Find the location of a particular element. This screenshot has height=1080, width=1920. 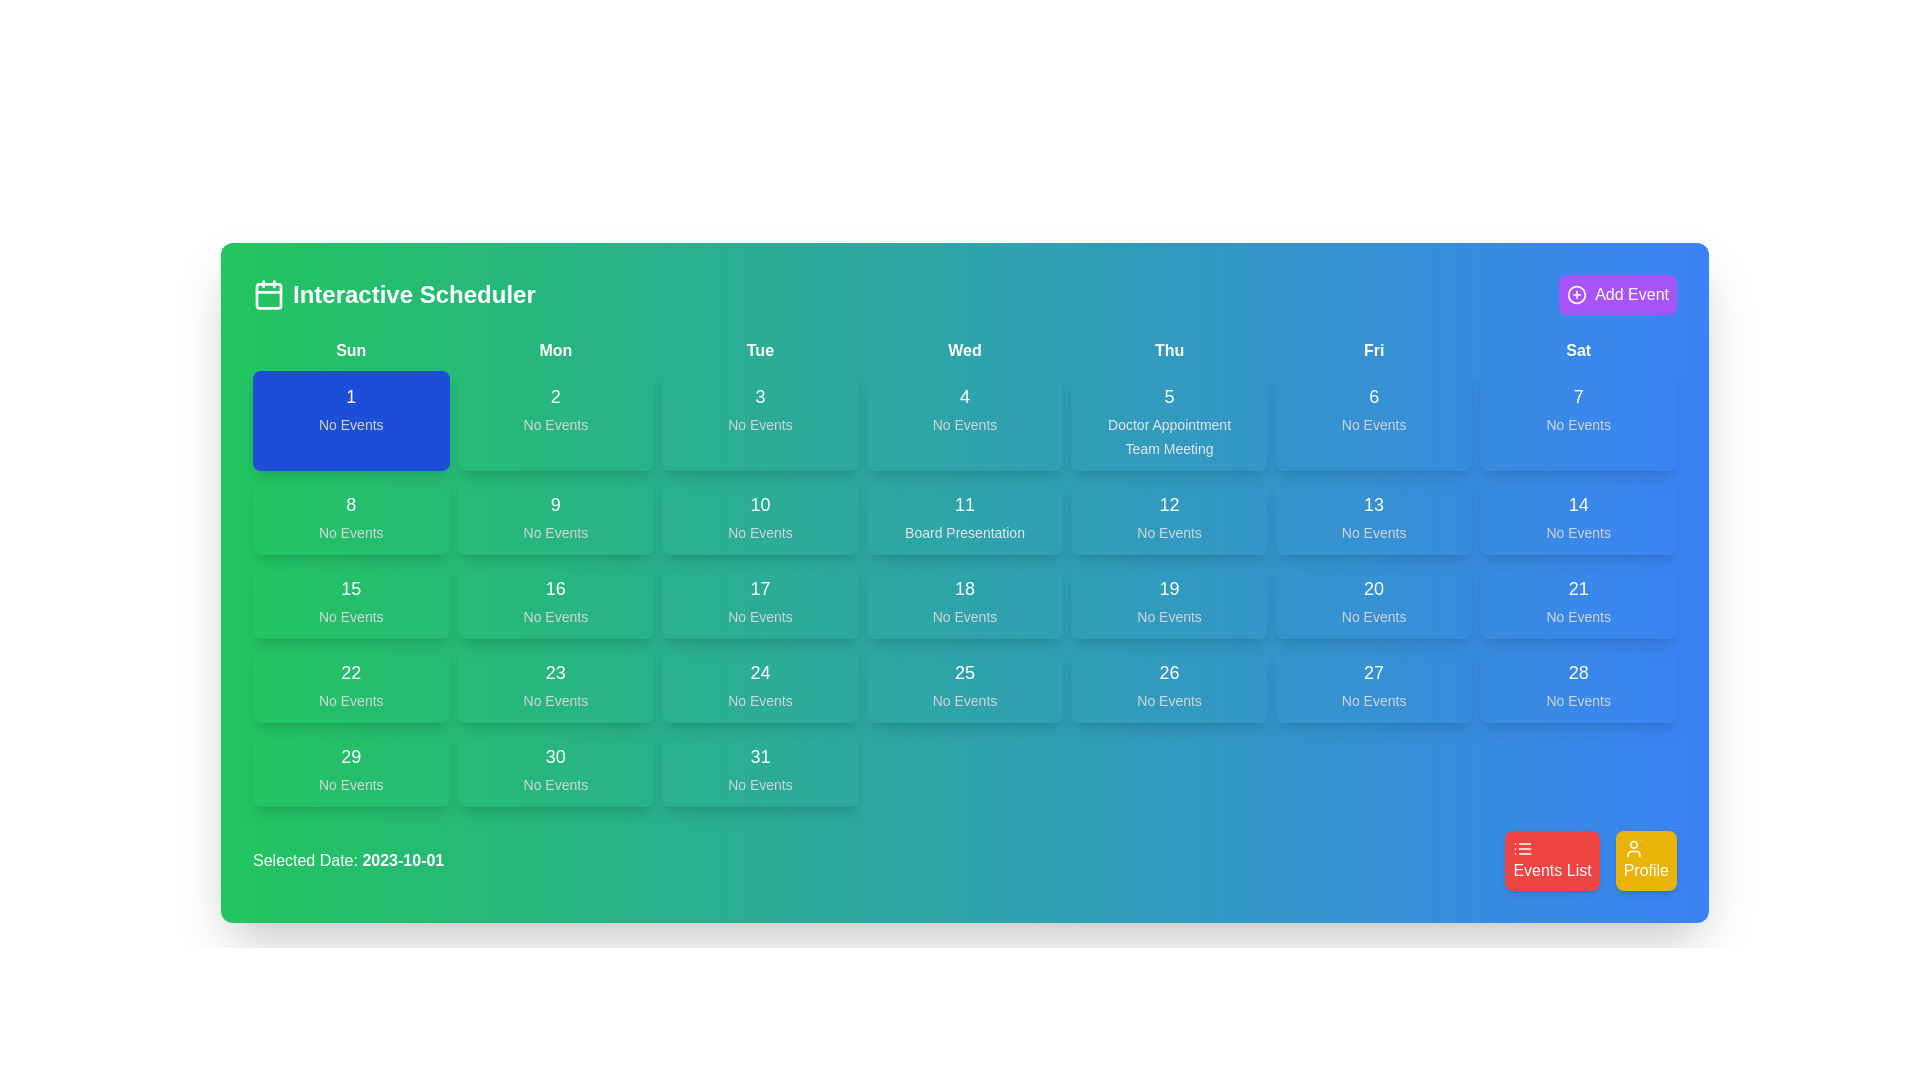

the Date cell in the calendar grid that displays the date and event status for the 17th of the month, located under 'Tue' in the third column and fourth row is located at coordinates (759, 600).